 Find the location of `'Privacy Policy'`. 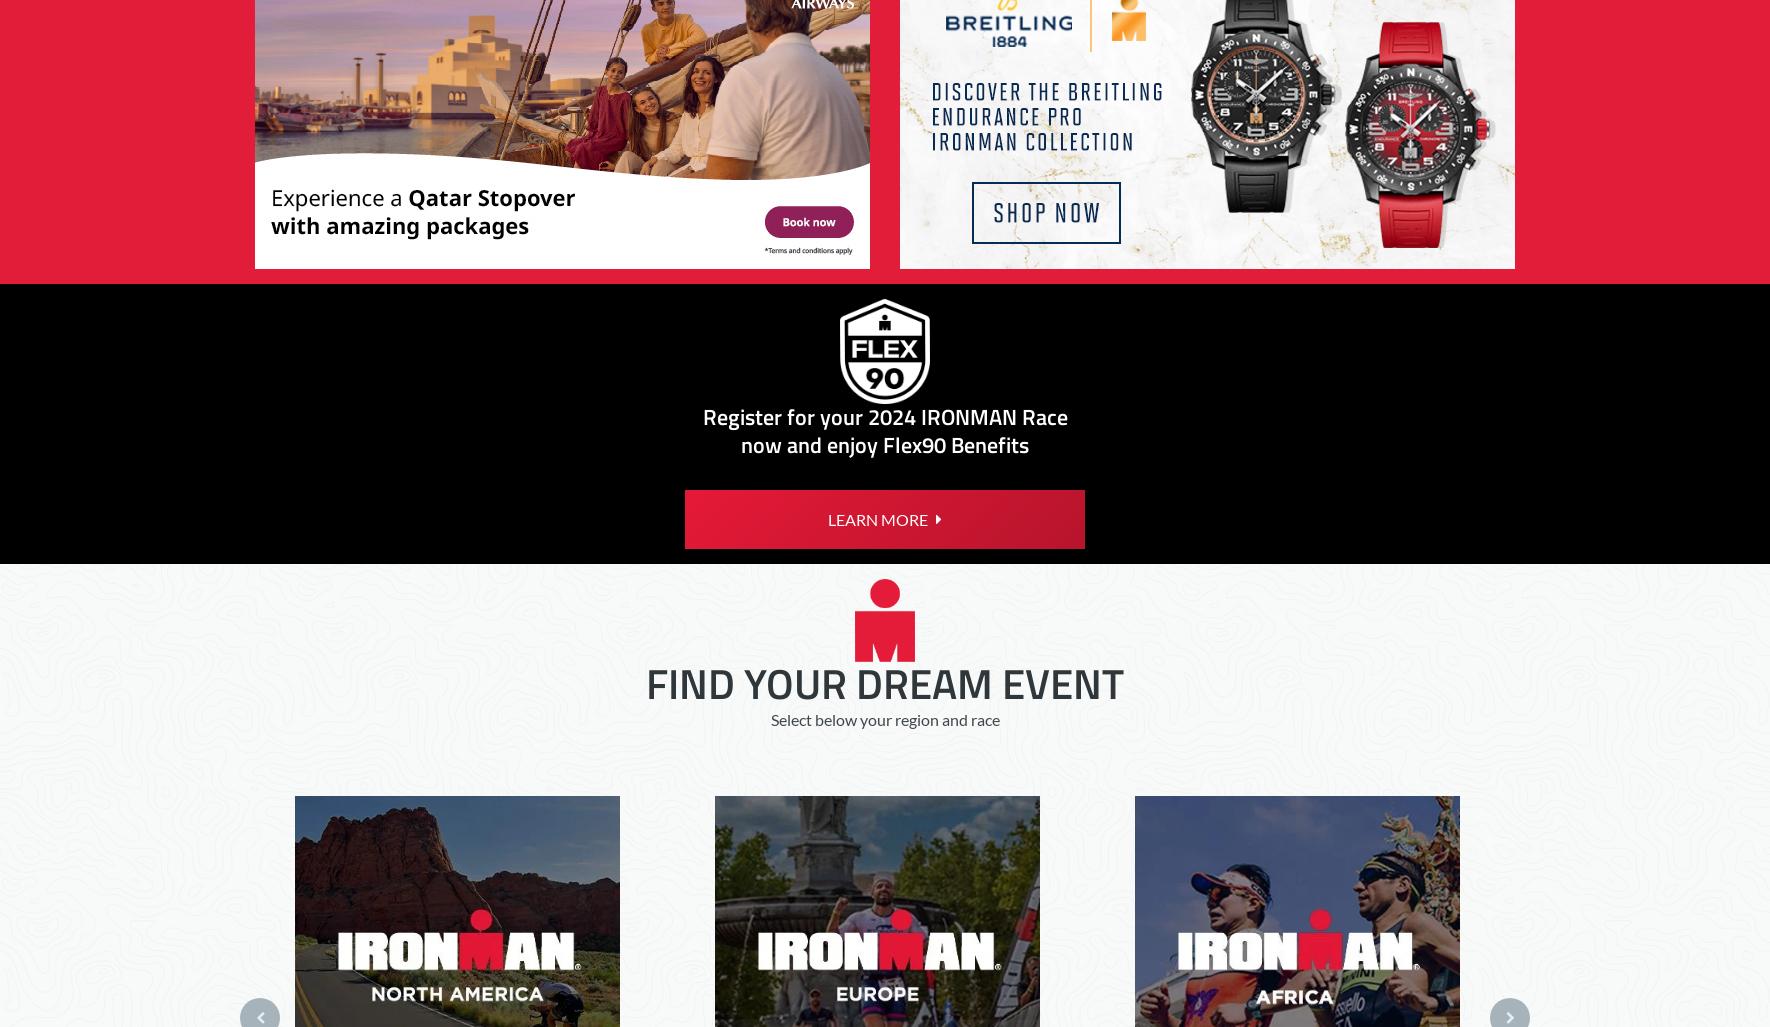

'Privacy Policy' is located at coordinates (470, 93).